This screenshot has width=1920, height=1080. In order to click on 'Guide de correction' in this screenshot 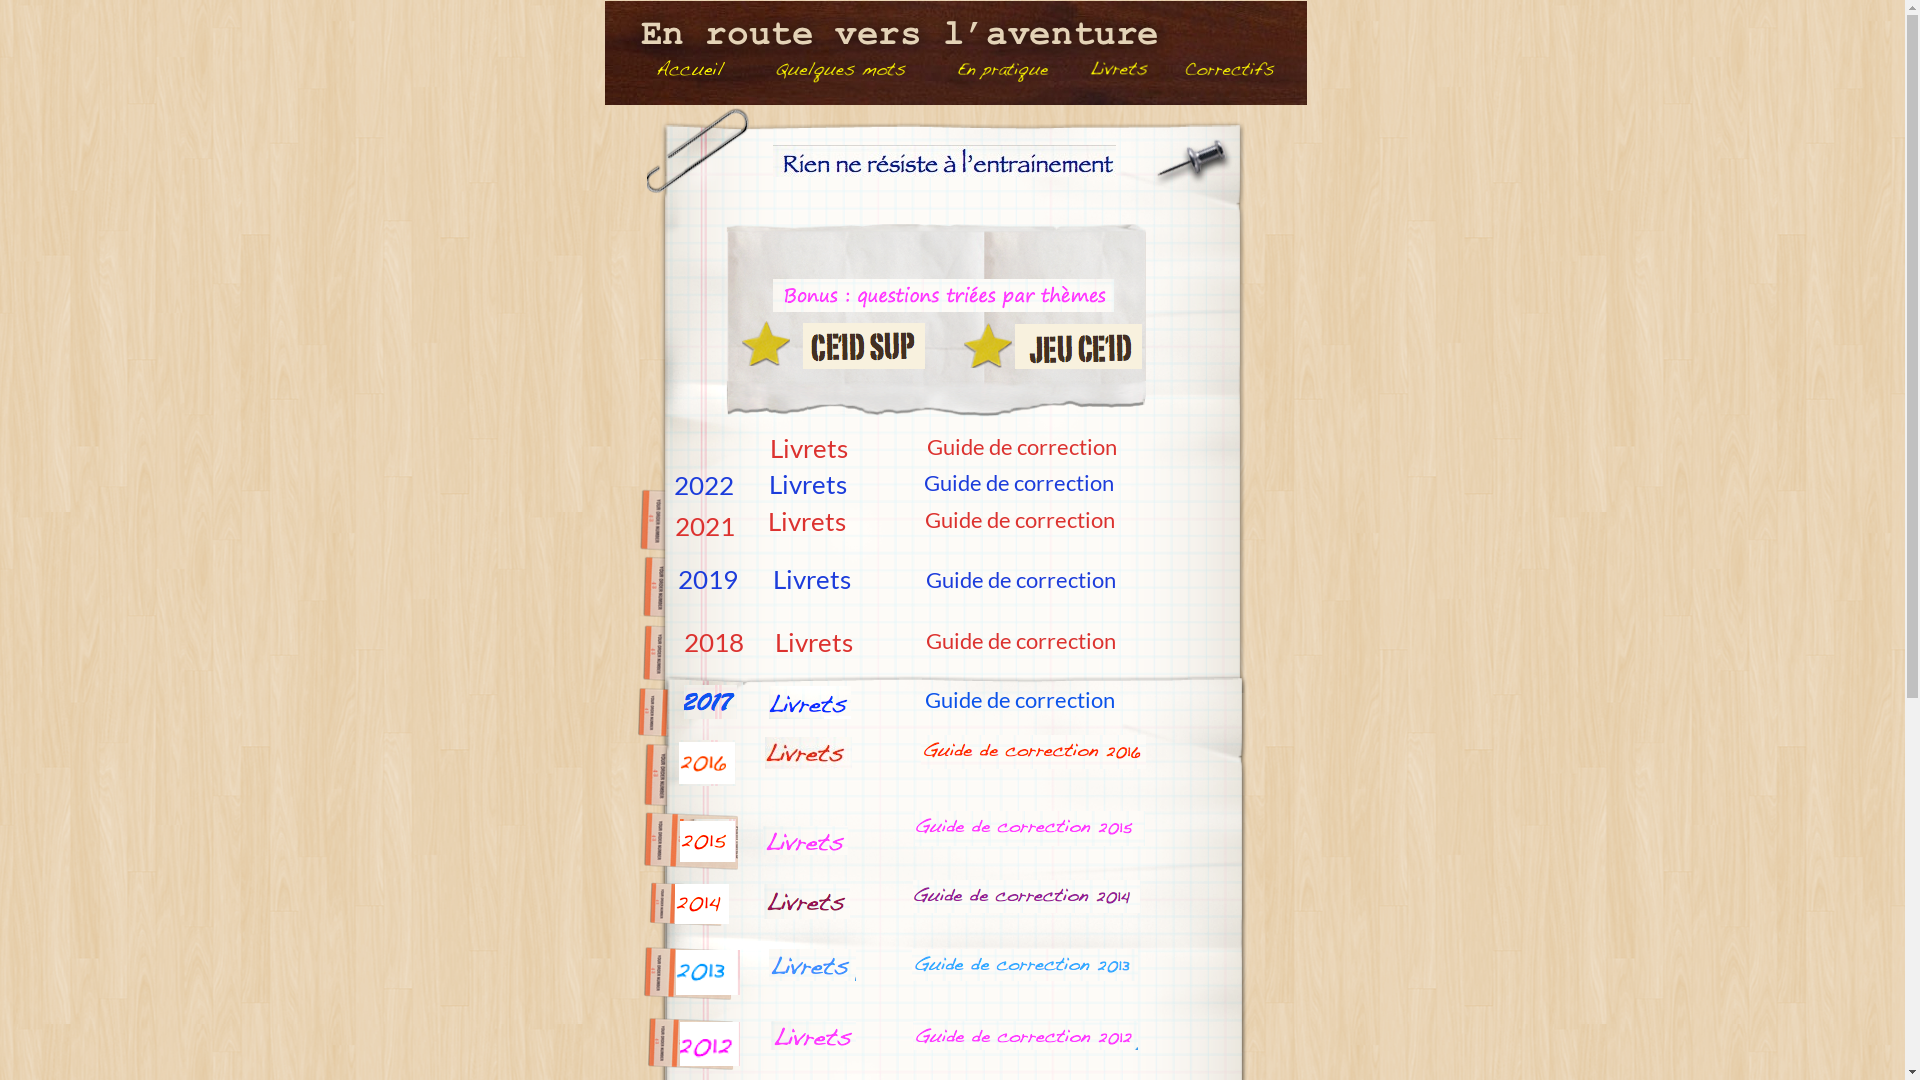, I will do `click(1018, 482)`.